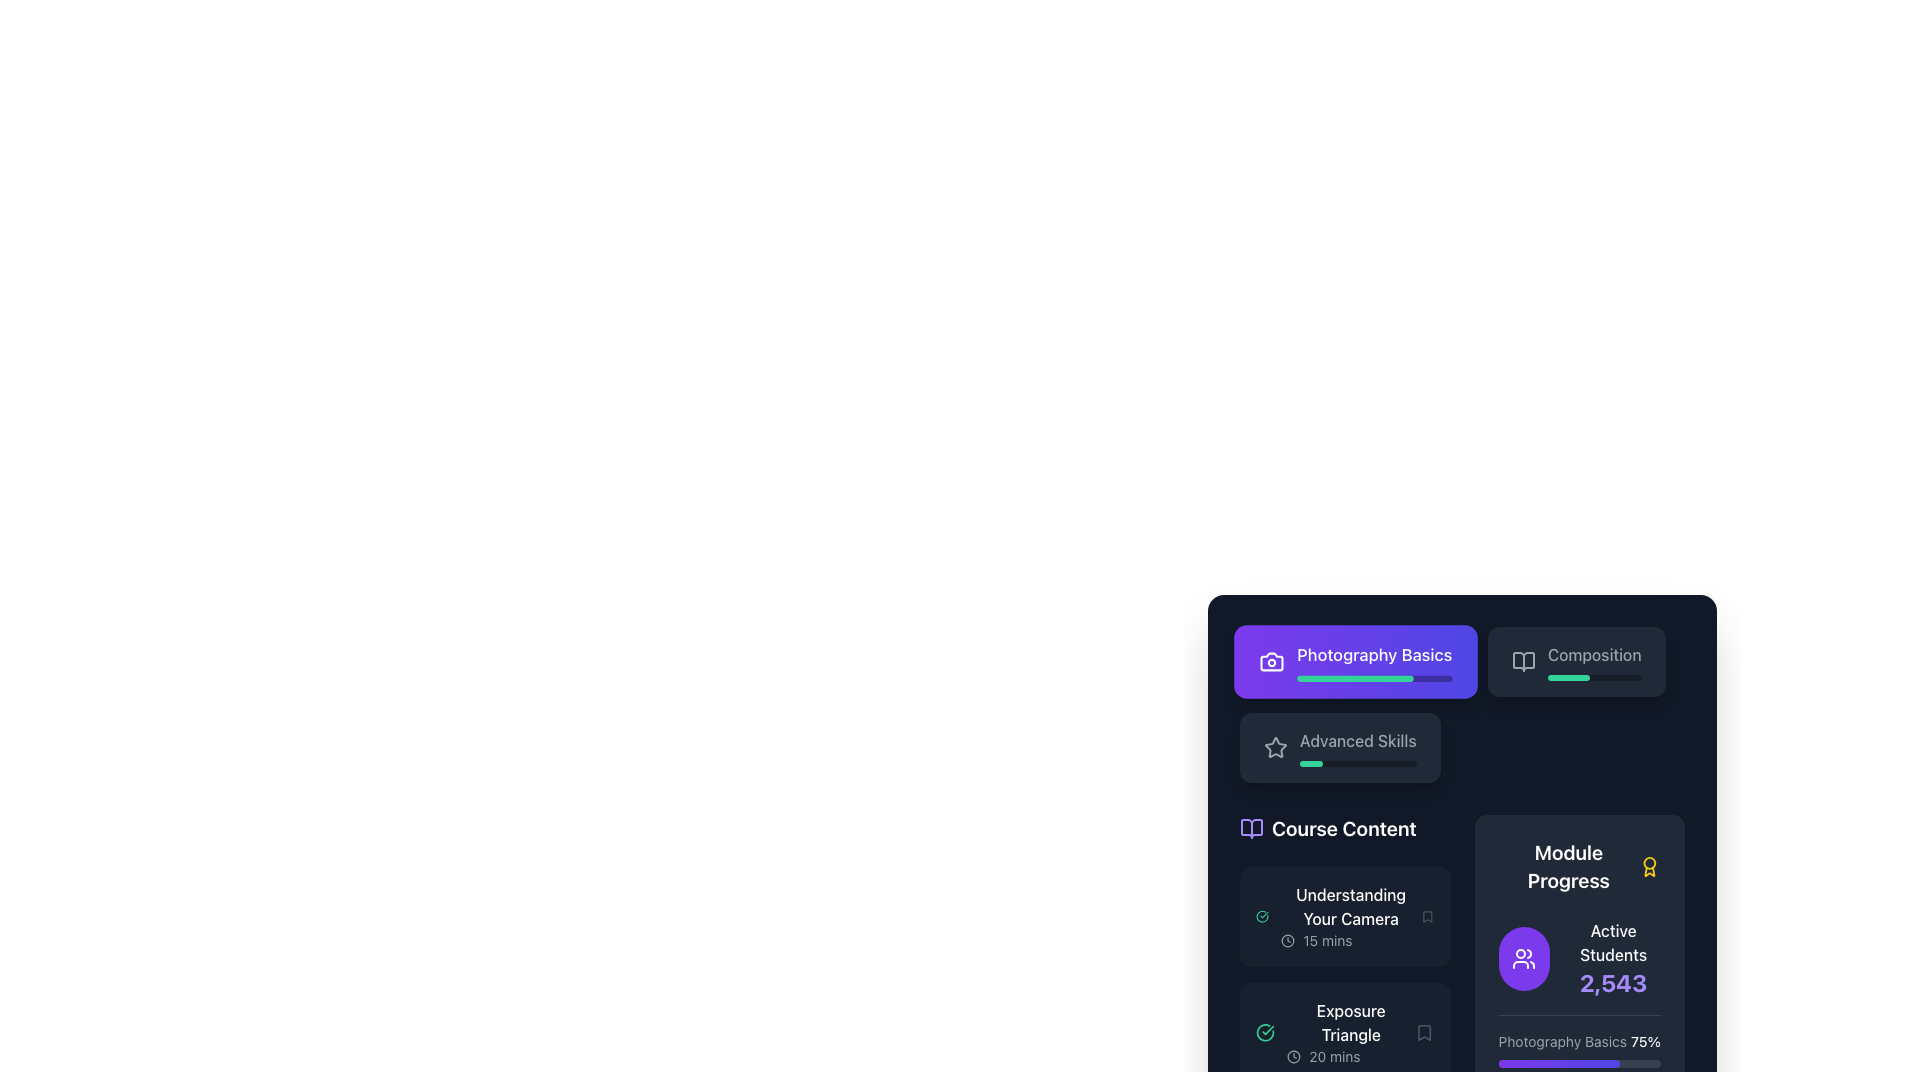  What do you see at coordinates (1351, 1022) in the screenshot?
I see `the static text element titled 'Exposure Triangle' located in the 'Course Content' section, positioned directly below 'Understanding Your Camera'` at bounding box center [1351, 1022].